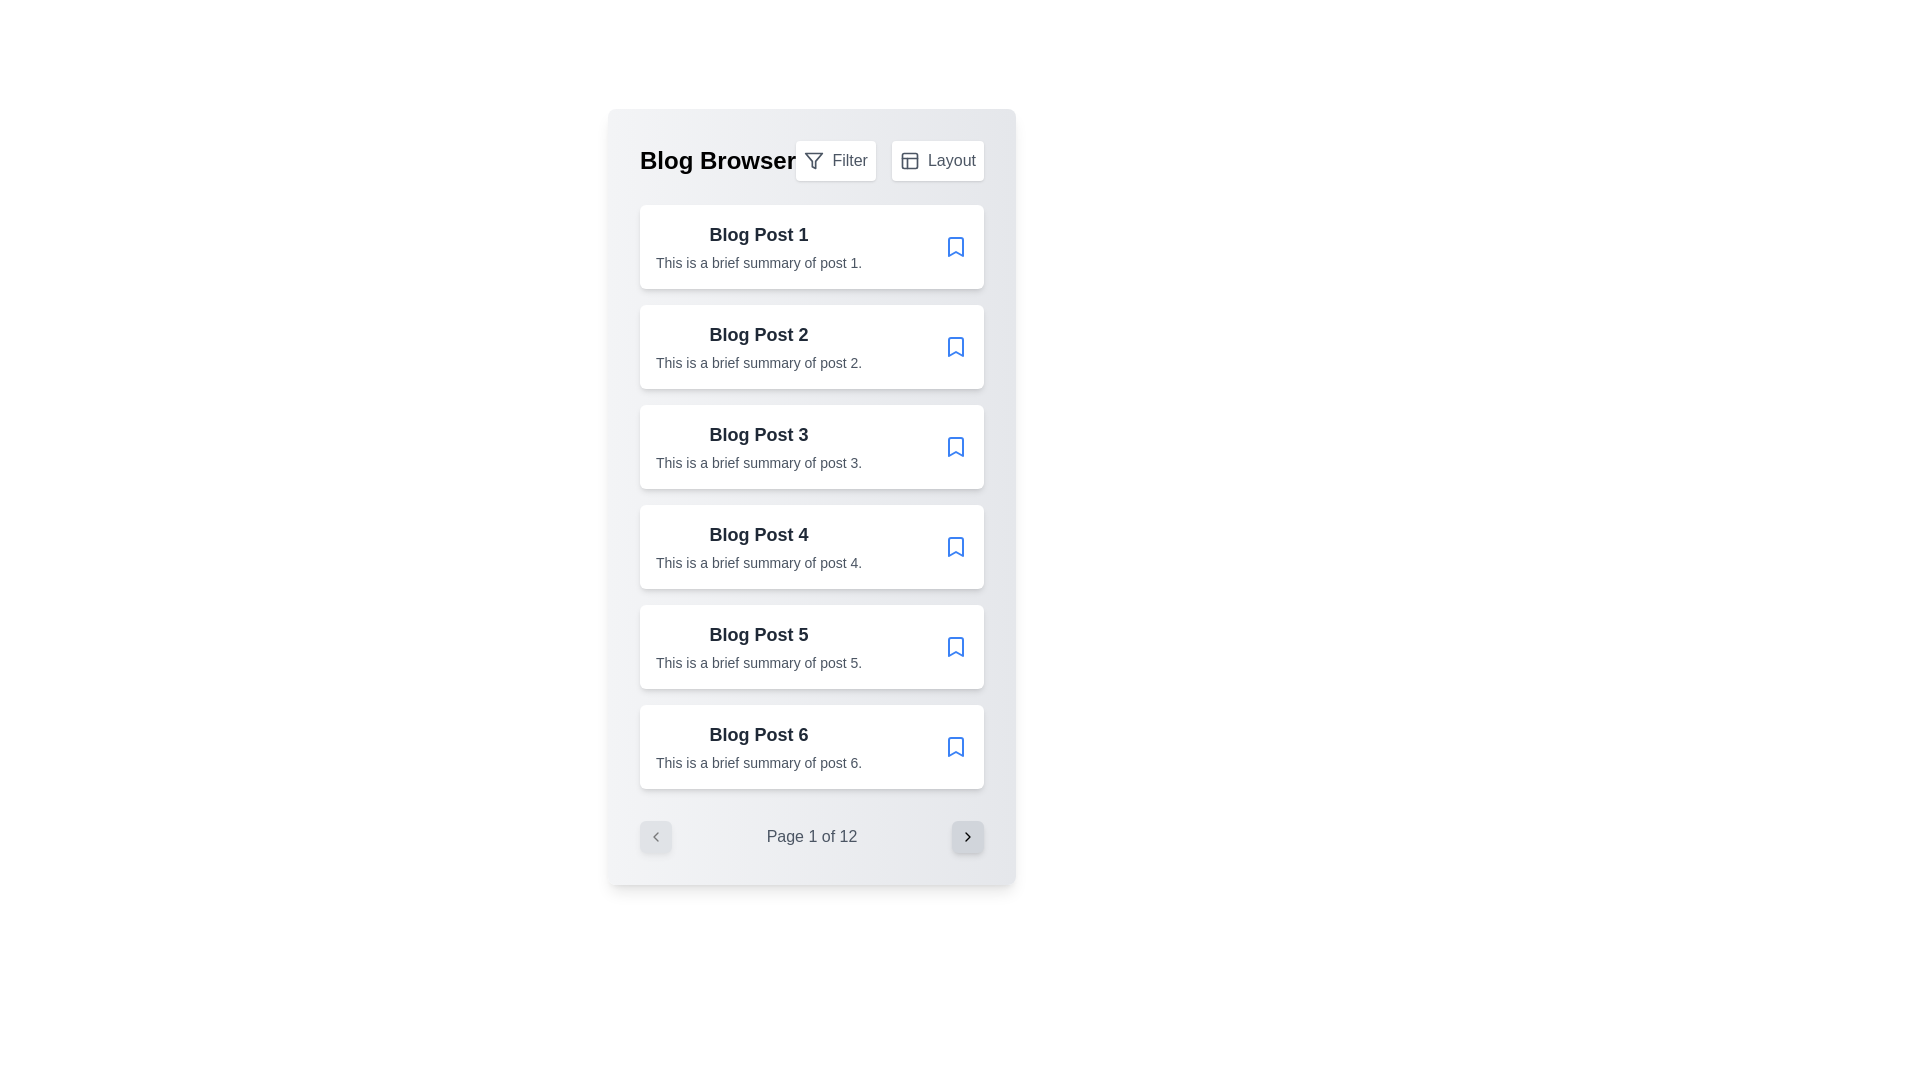  I want to click on the text component displaying 'This is a brief summary of post 1.', which is styled in gray and located below the title 'Blog Post 1' in the first card, so click(758, 261).